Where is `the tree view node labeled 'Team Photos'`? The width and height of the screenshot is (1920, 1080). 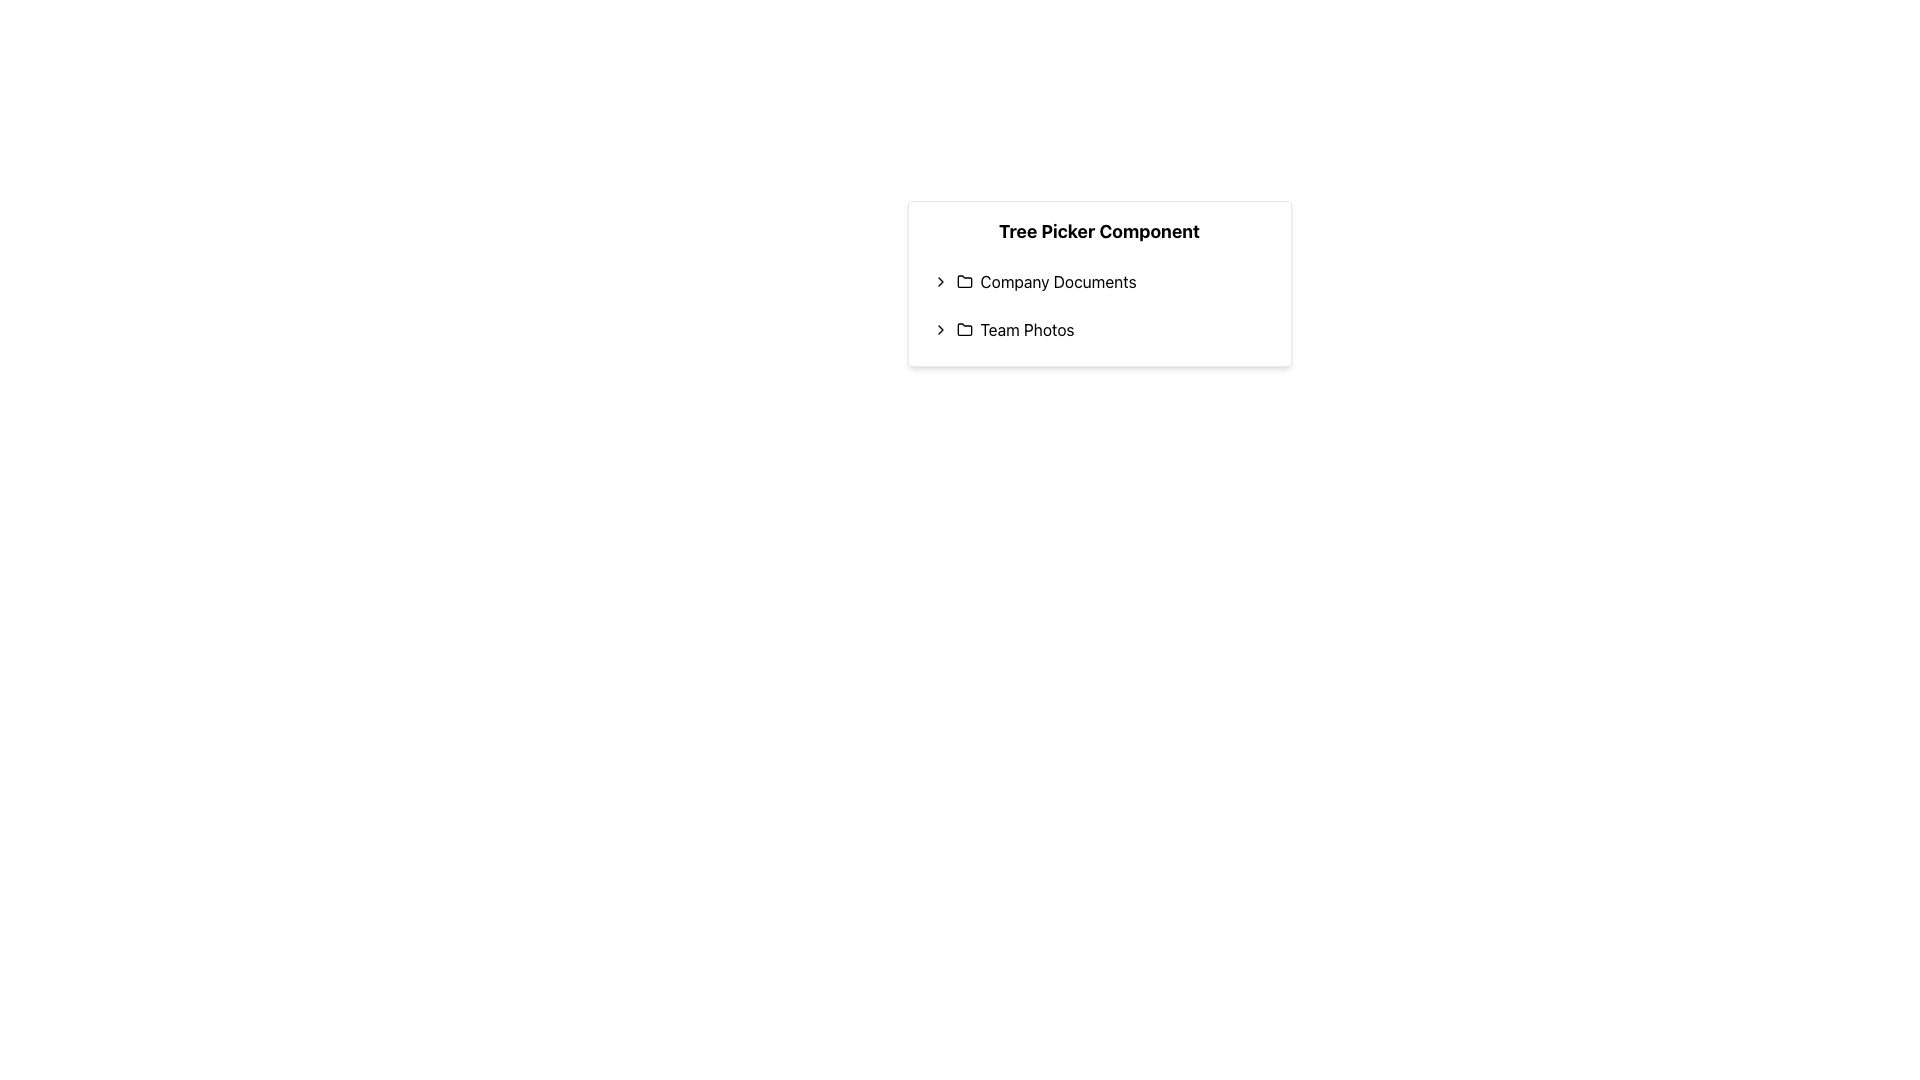
the tree view node labeled 'Team Photos' is located at coordinates (1098, 329).